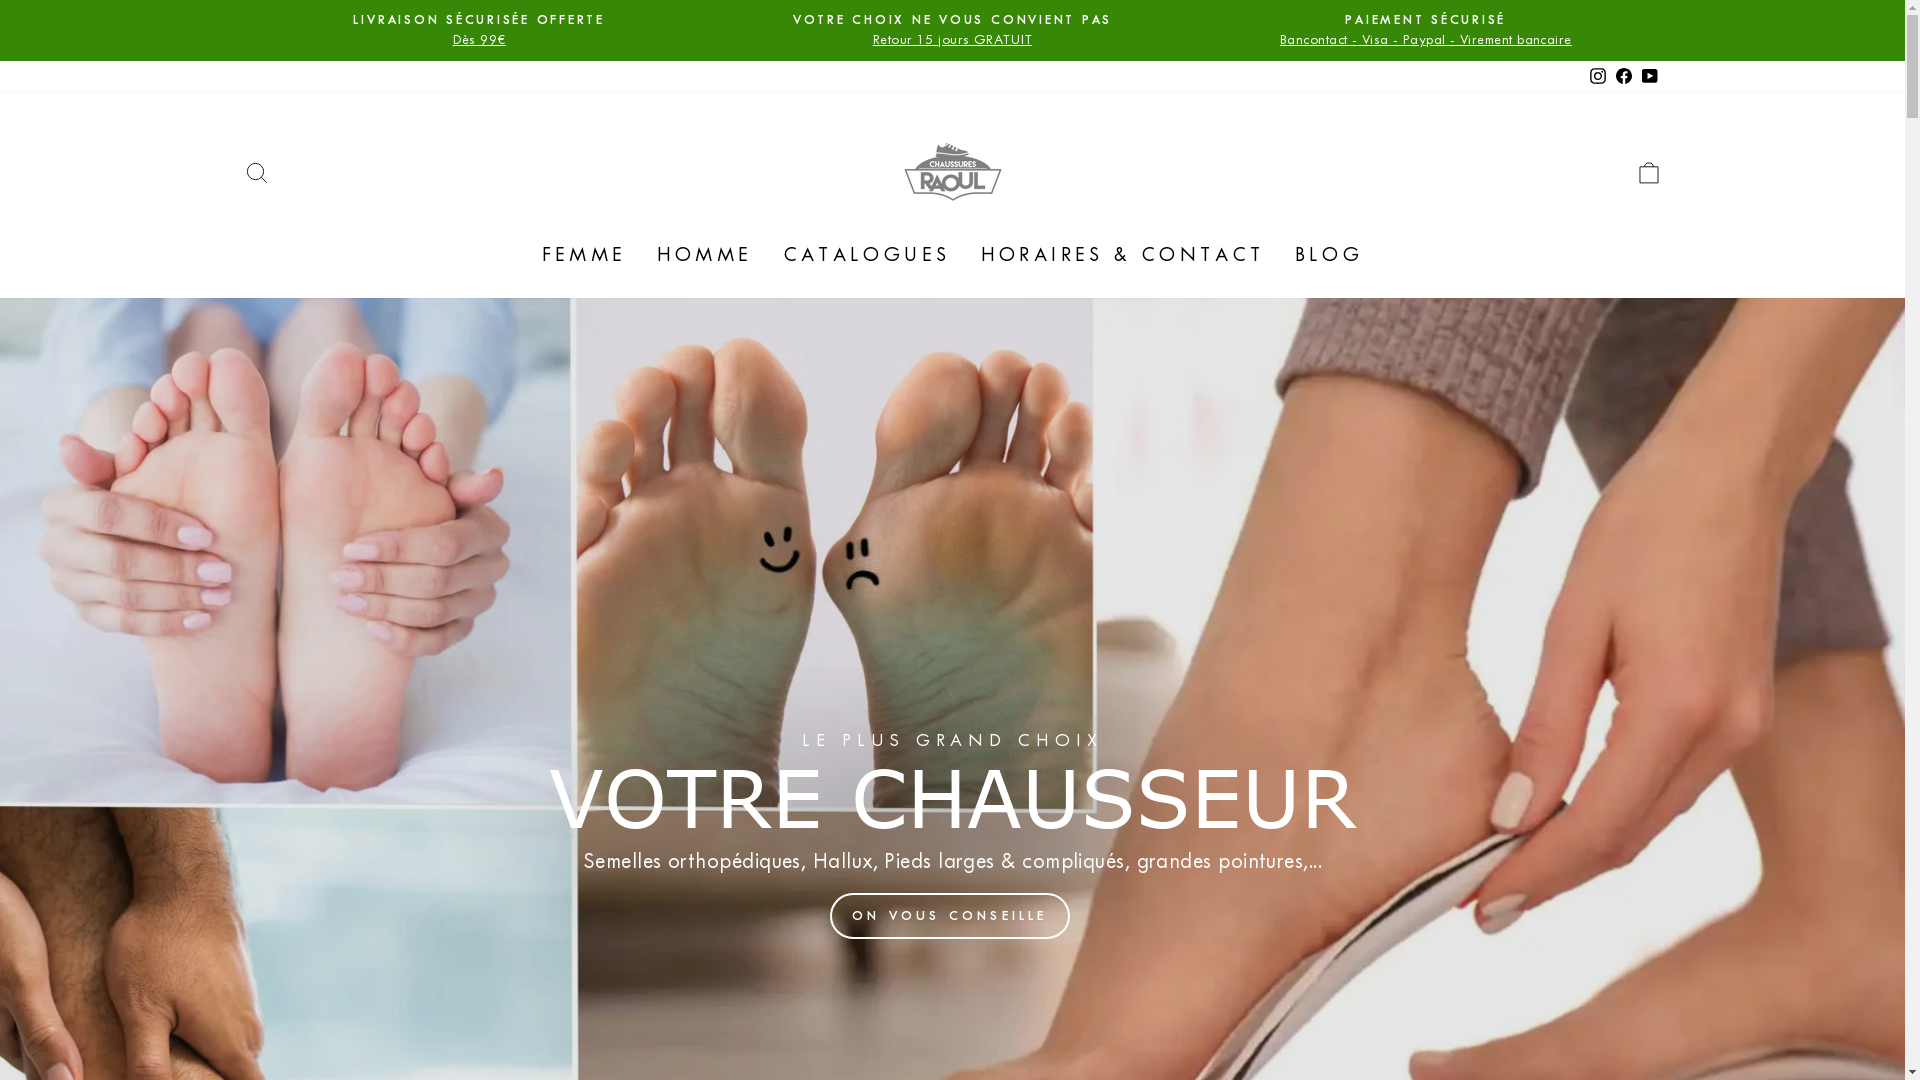 Image resolution: width=1920 pixels, height=1080 pixels. I want to click on 'HORAIRES & CONTACT', so click(1123, 253).